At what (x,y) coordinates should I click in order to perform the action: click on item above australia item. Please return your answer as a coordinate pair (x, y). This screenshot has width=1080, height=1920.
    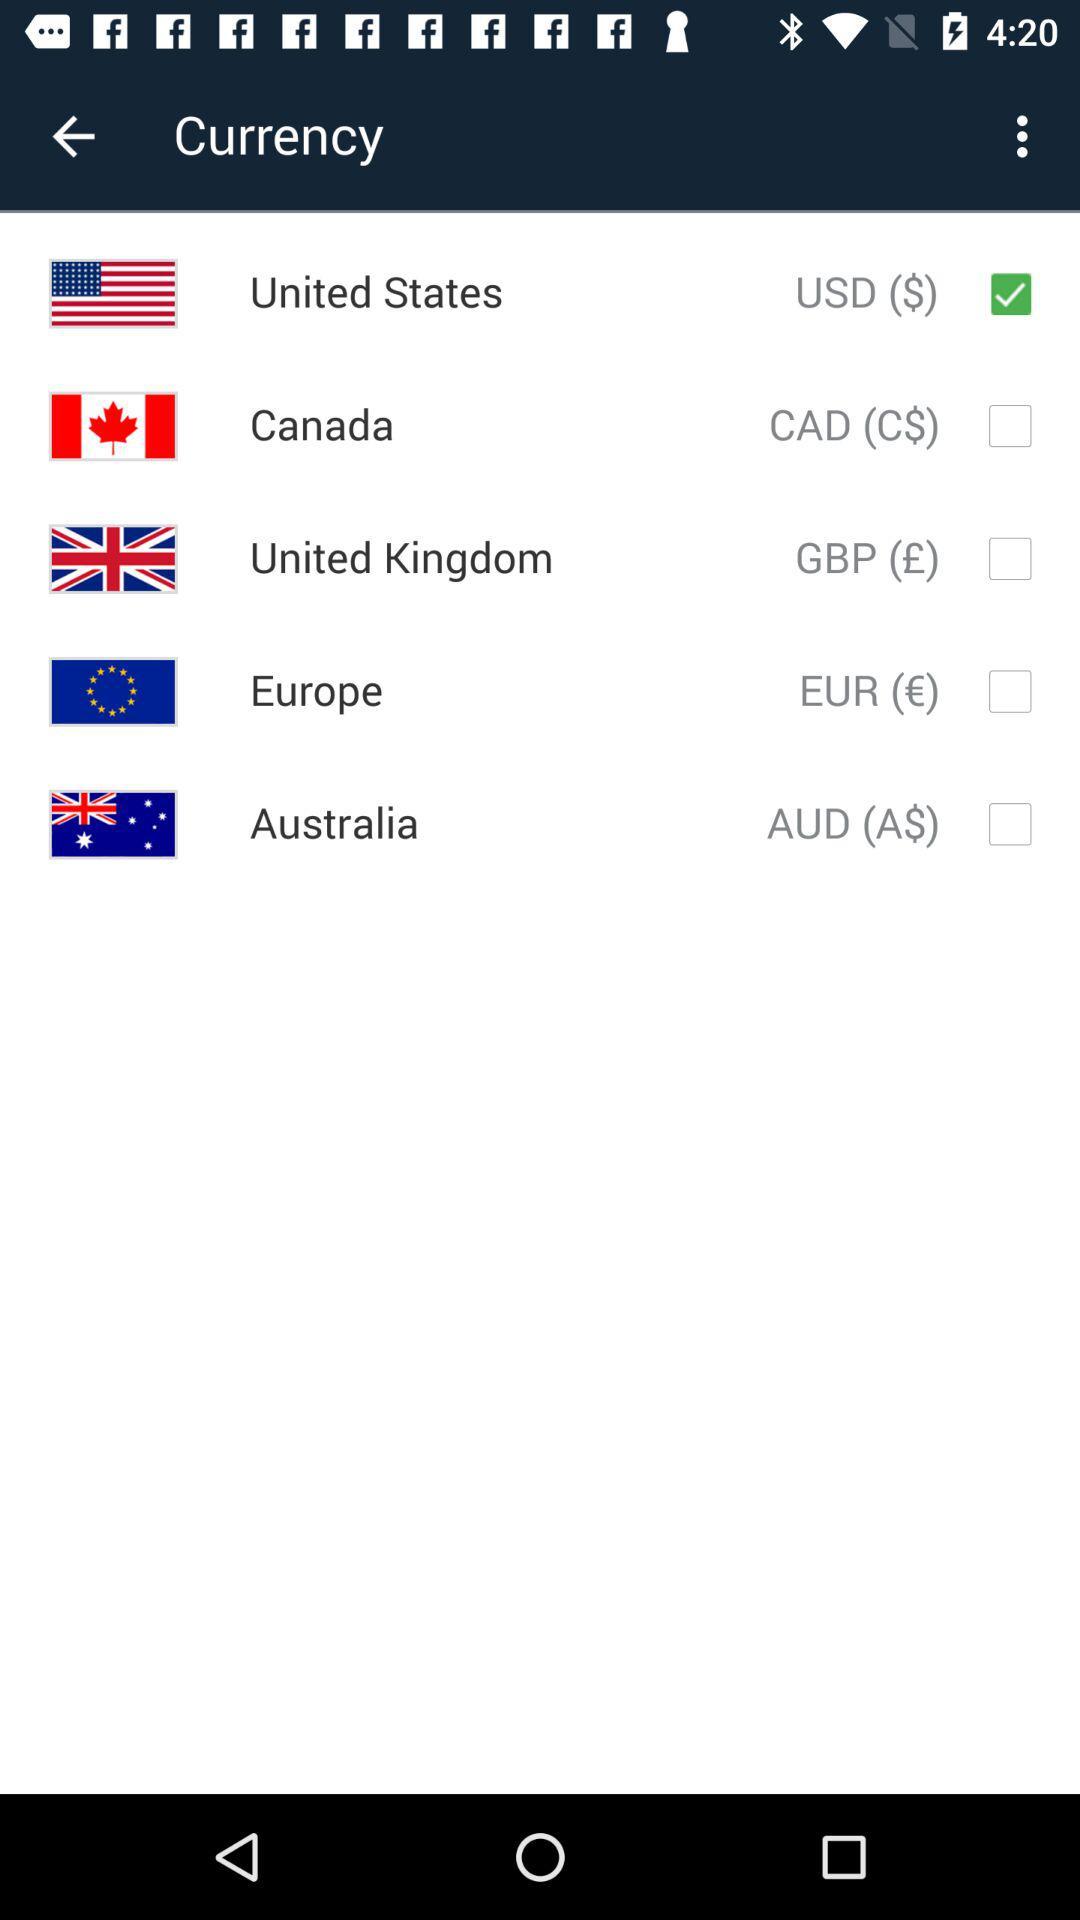
    Looking at the image, I should click on (315, 691).